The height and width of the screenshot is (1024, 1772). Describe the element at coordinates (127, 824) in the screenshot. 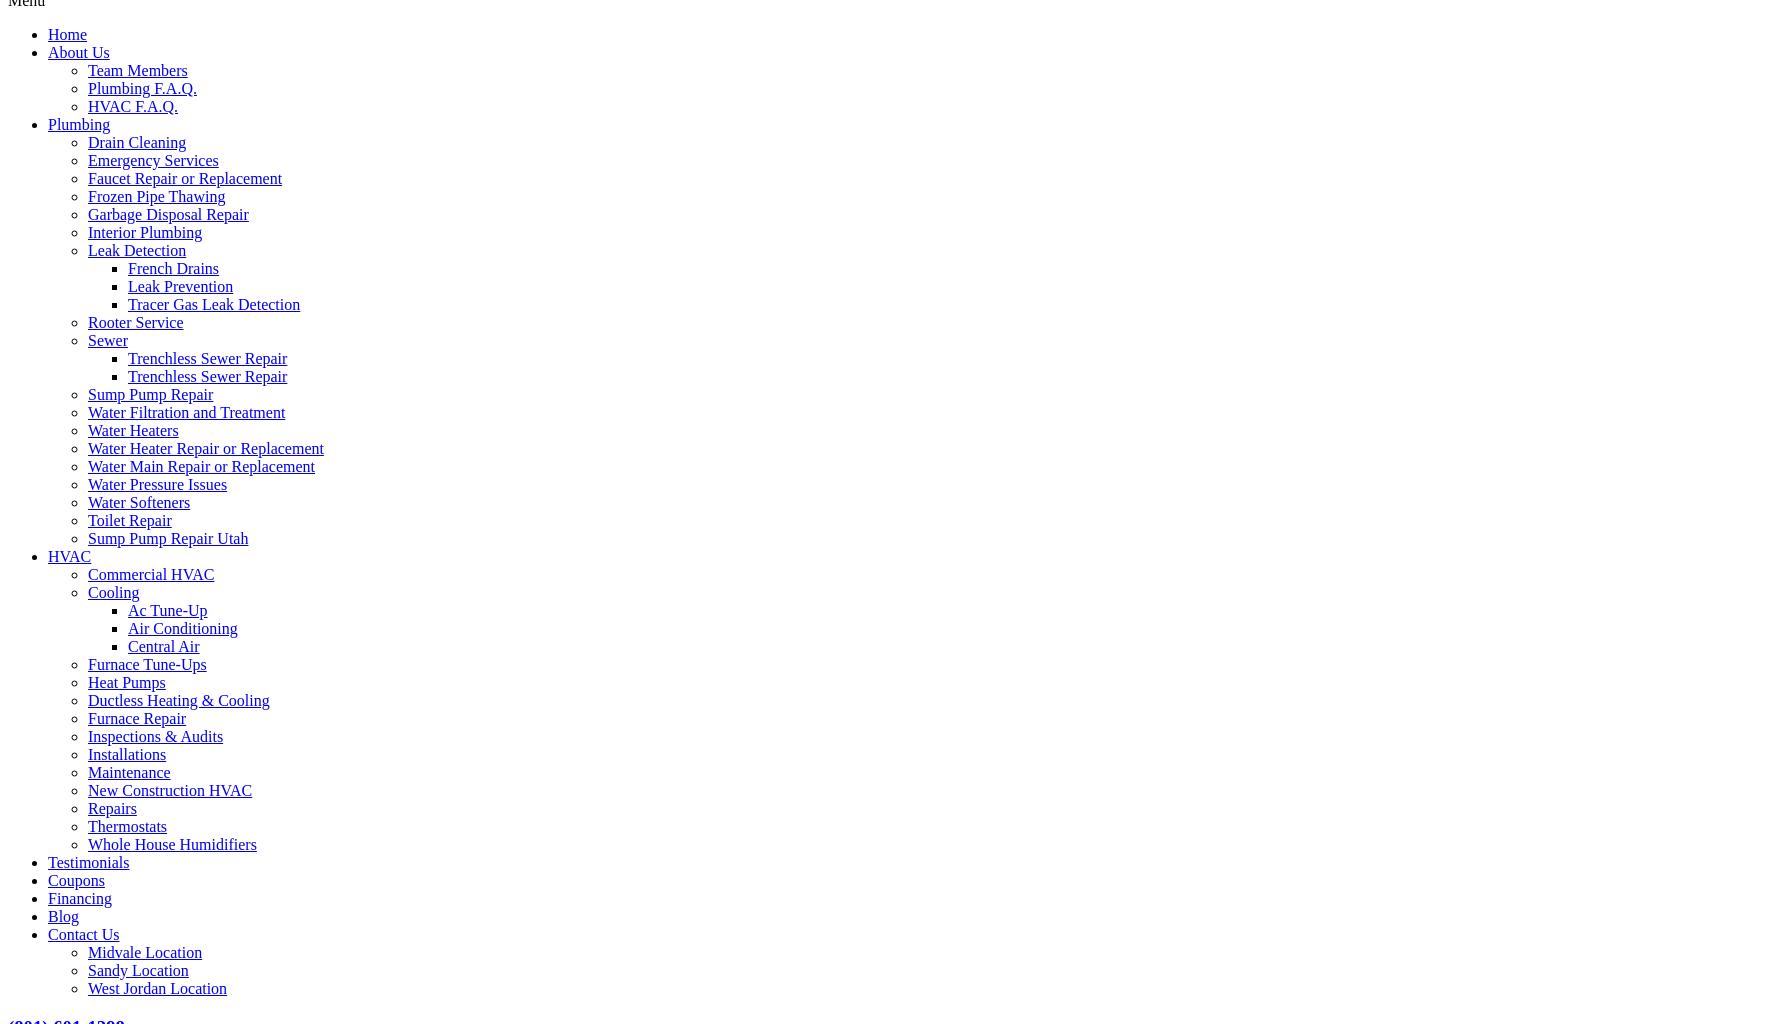

I see `'Thermostats'` at that location.